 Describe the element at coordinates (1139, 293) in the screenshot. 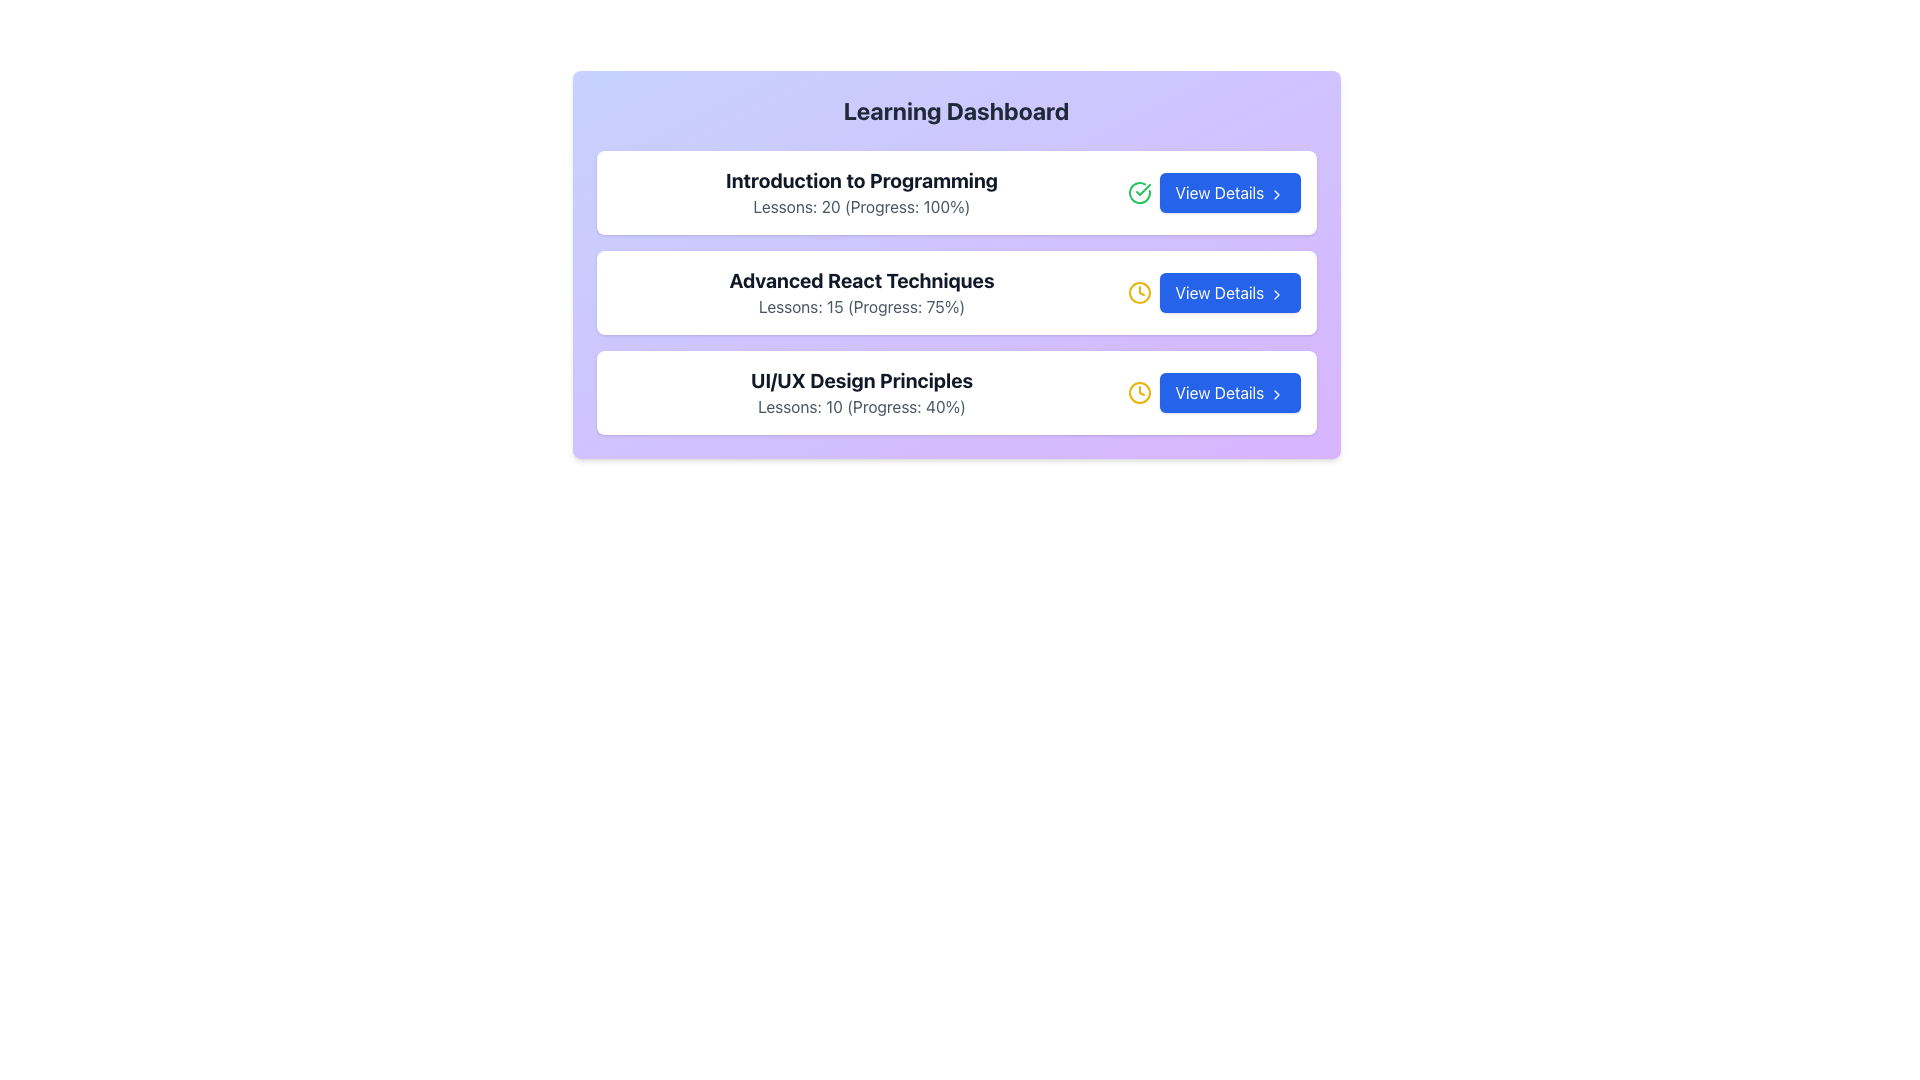

I see `the decorative SVG circle element within the 'In Progress' clock icon, located to the left of the text 'UI/UX Design Principles' in the third entry of the list` at that location.